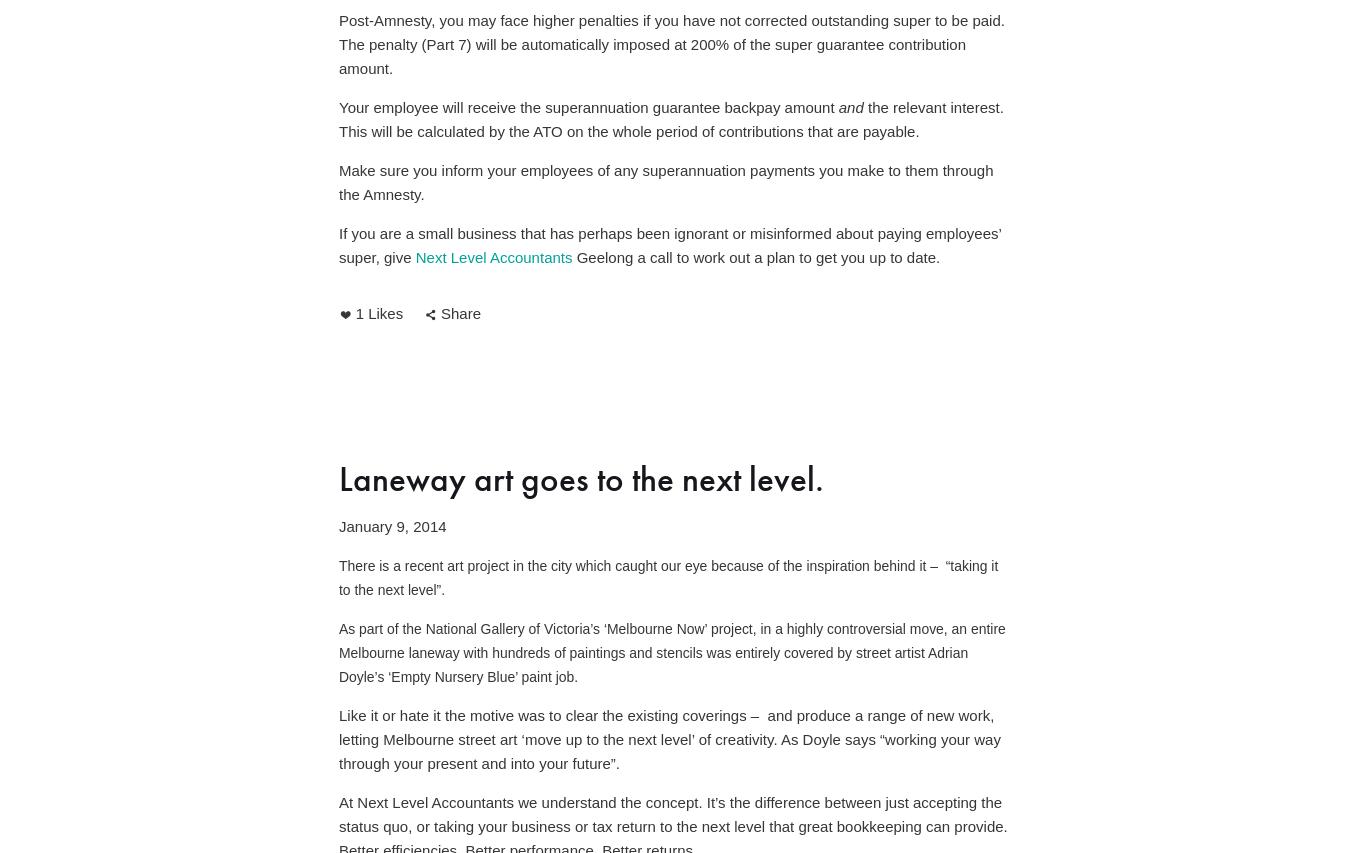  Describe the element at coordinates (588, 107) in the screenshot. I see `'Your employee will receive the superannuation guarantee backpay amount'` at that location.